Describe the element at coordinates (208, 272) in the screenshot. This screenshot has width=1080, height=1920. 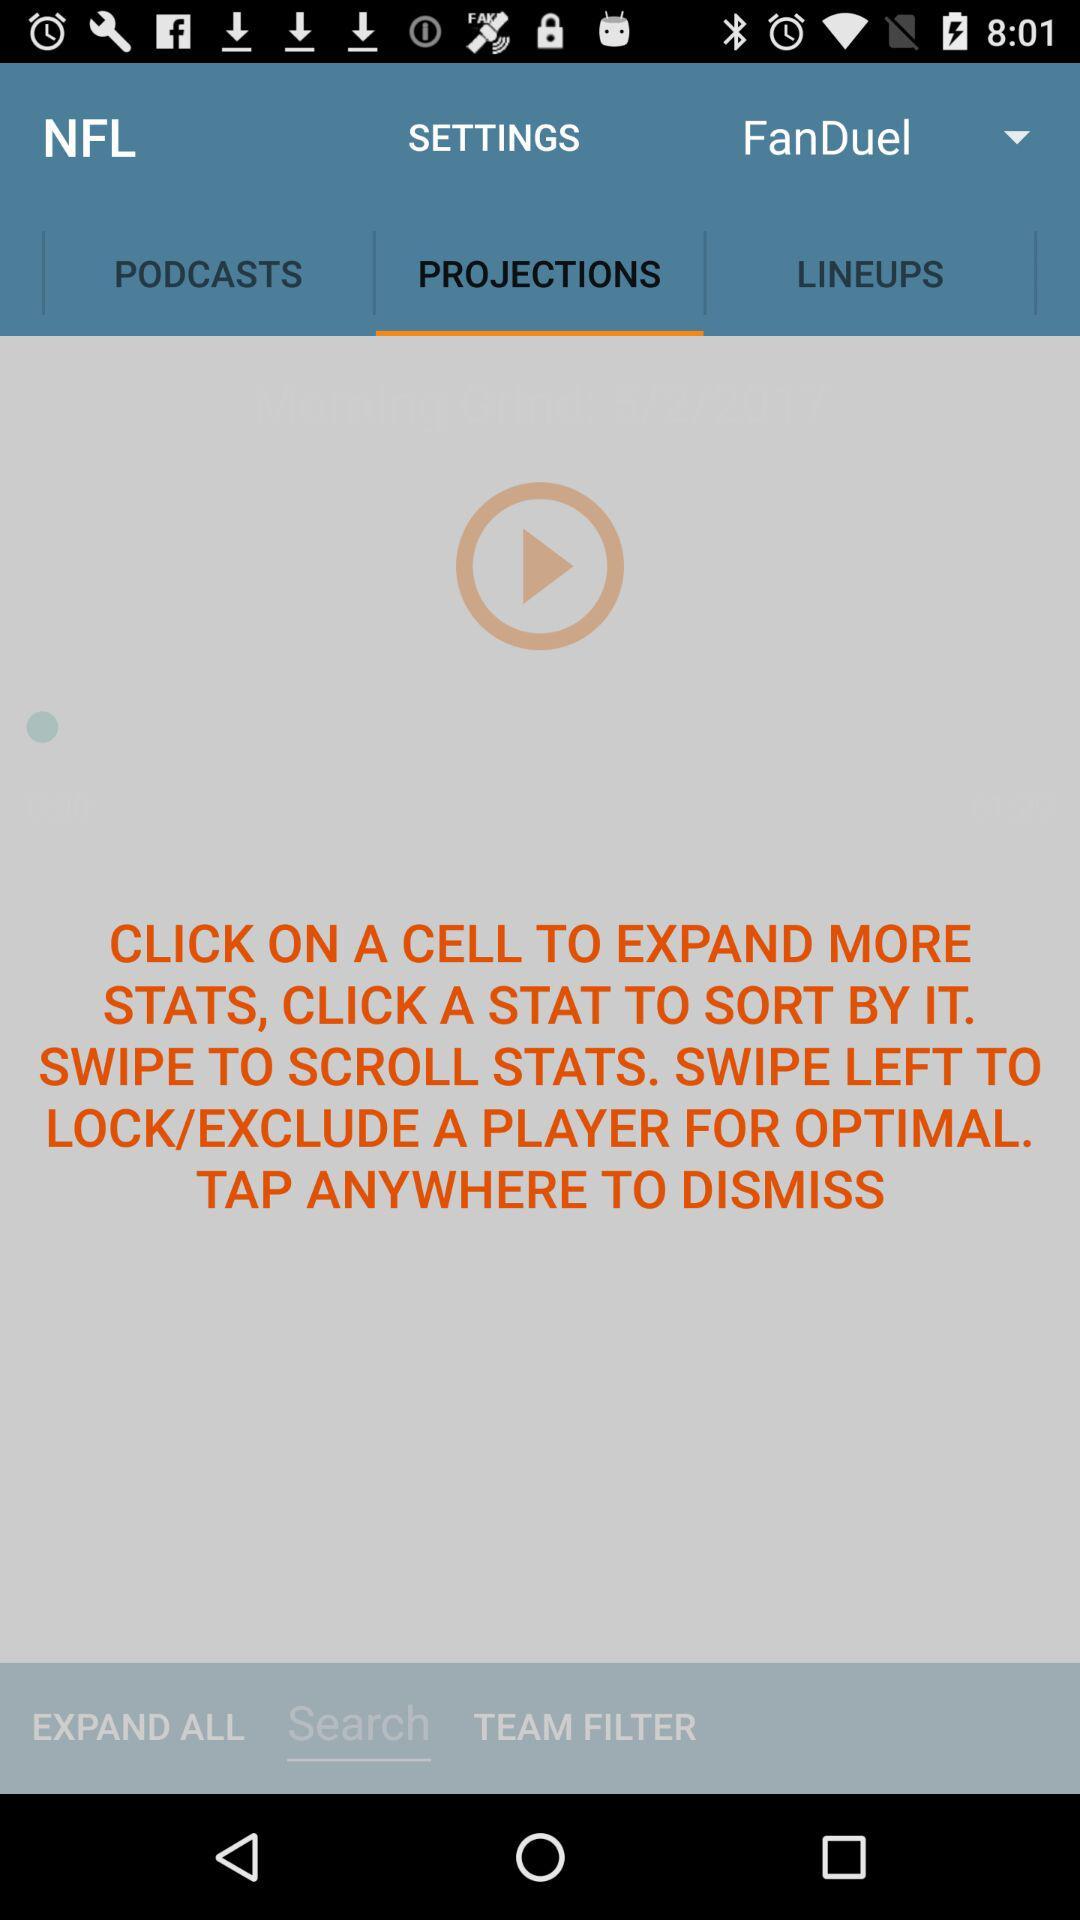
I see `tap on podcasts` at that location.